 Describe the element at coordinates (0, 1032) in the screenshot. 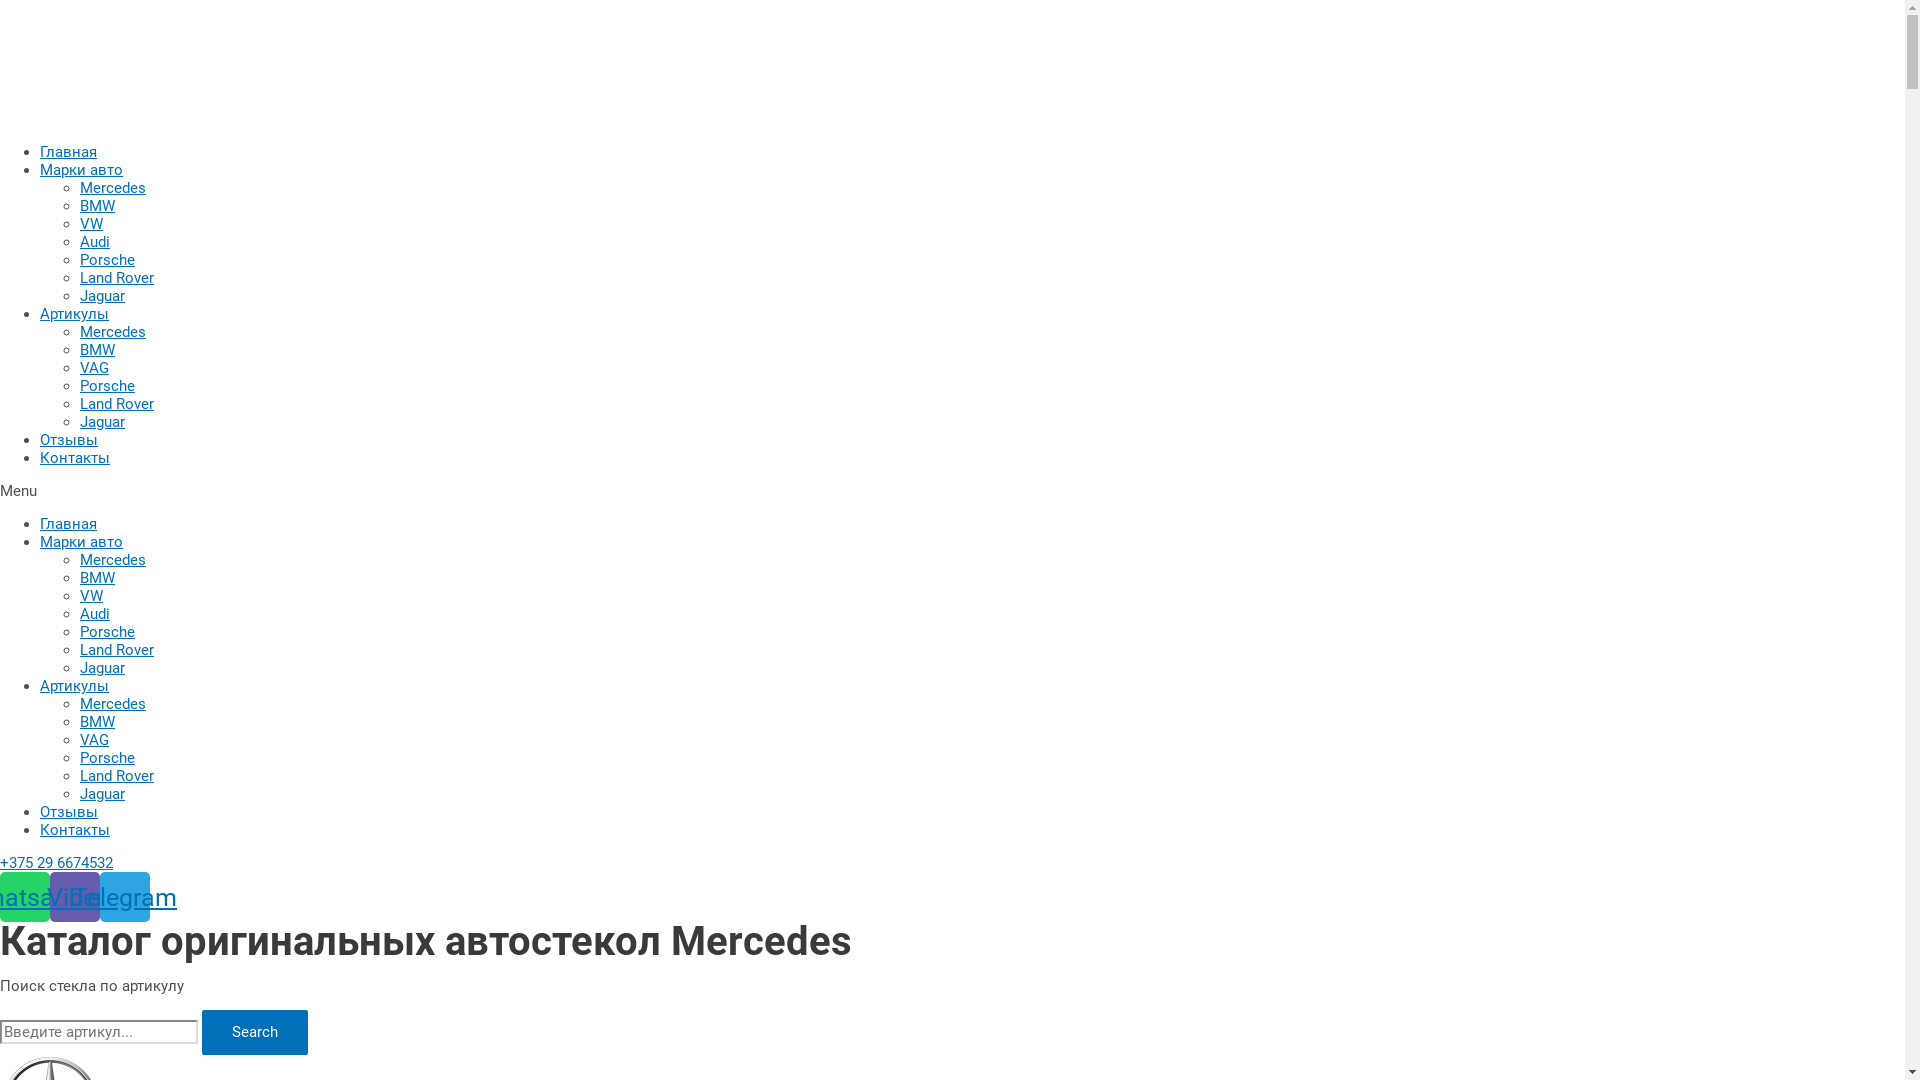

I see `'Search'` at that location.